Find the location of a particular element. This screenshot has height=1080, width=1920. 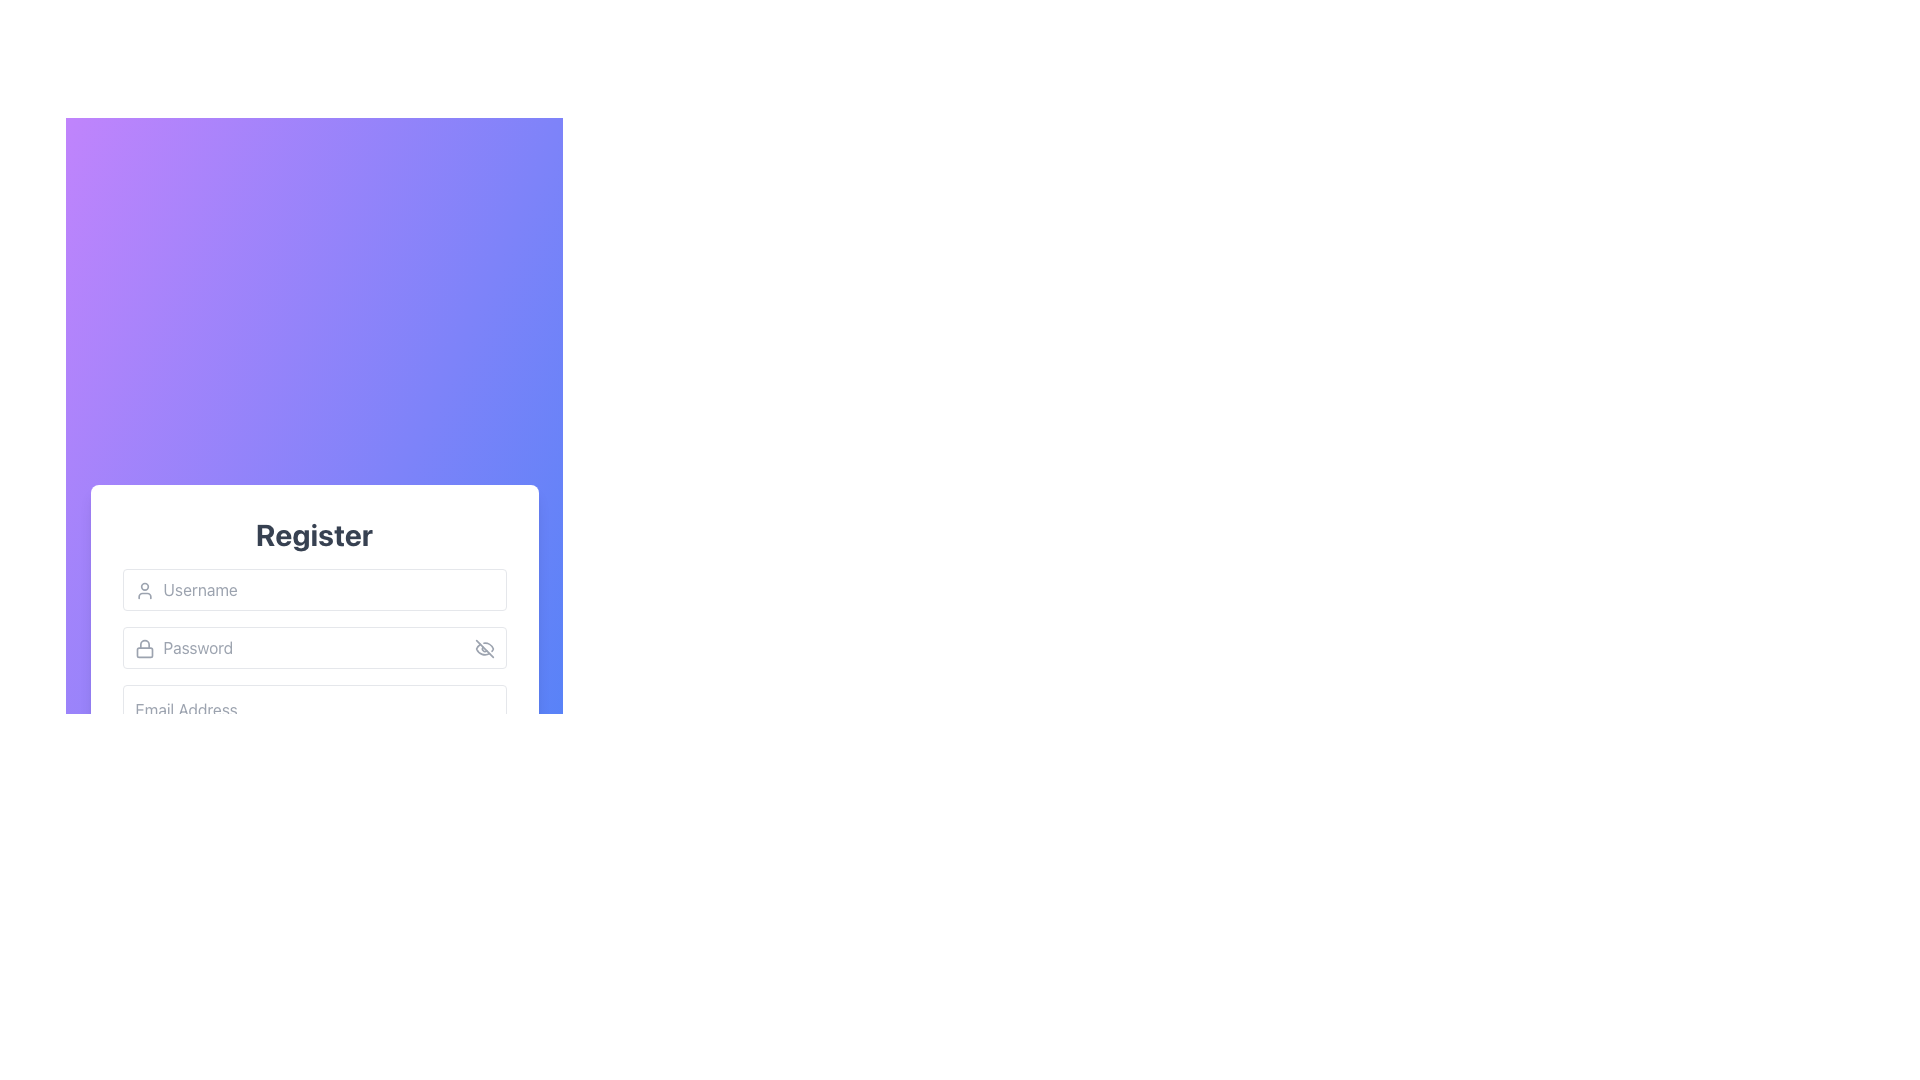

the lock icon located inside the password input field, which indicates secure password entry is located at coordinates (143, 648).